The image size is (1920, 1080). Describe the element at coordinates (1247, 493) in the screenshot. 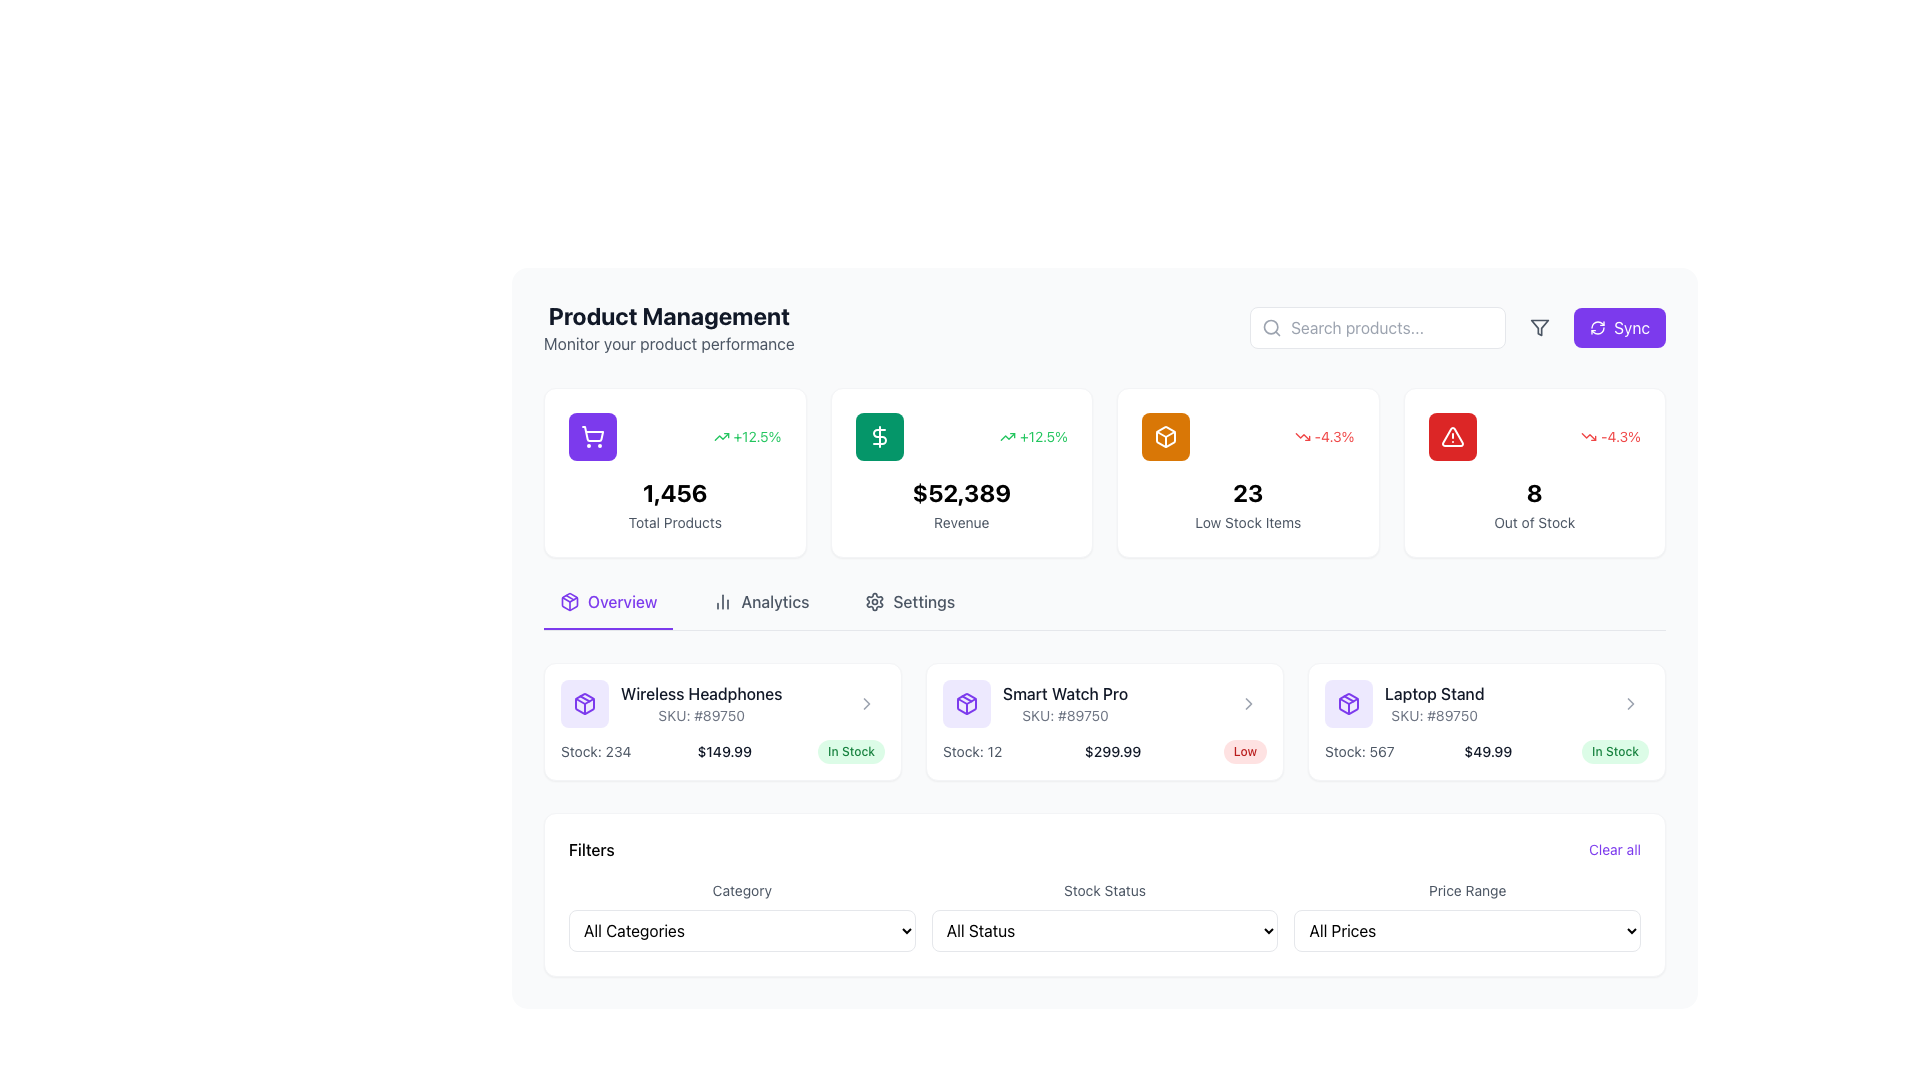

I see `the numeric value displayed in the 'Low Stock Items' text display located in the middle of the dashboard, slightly below the center of the card and to the right of the orange icon` at that location.